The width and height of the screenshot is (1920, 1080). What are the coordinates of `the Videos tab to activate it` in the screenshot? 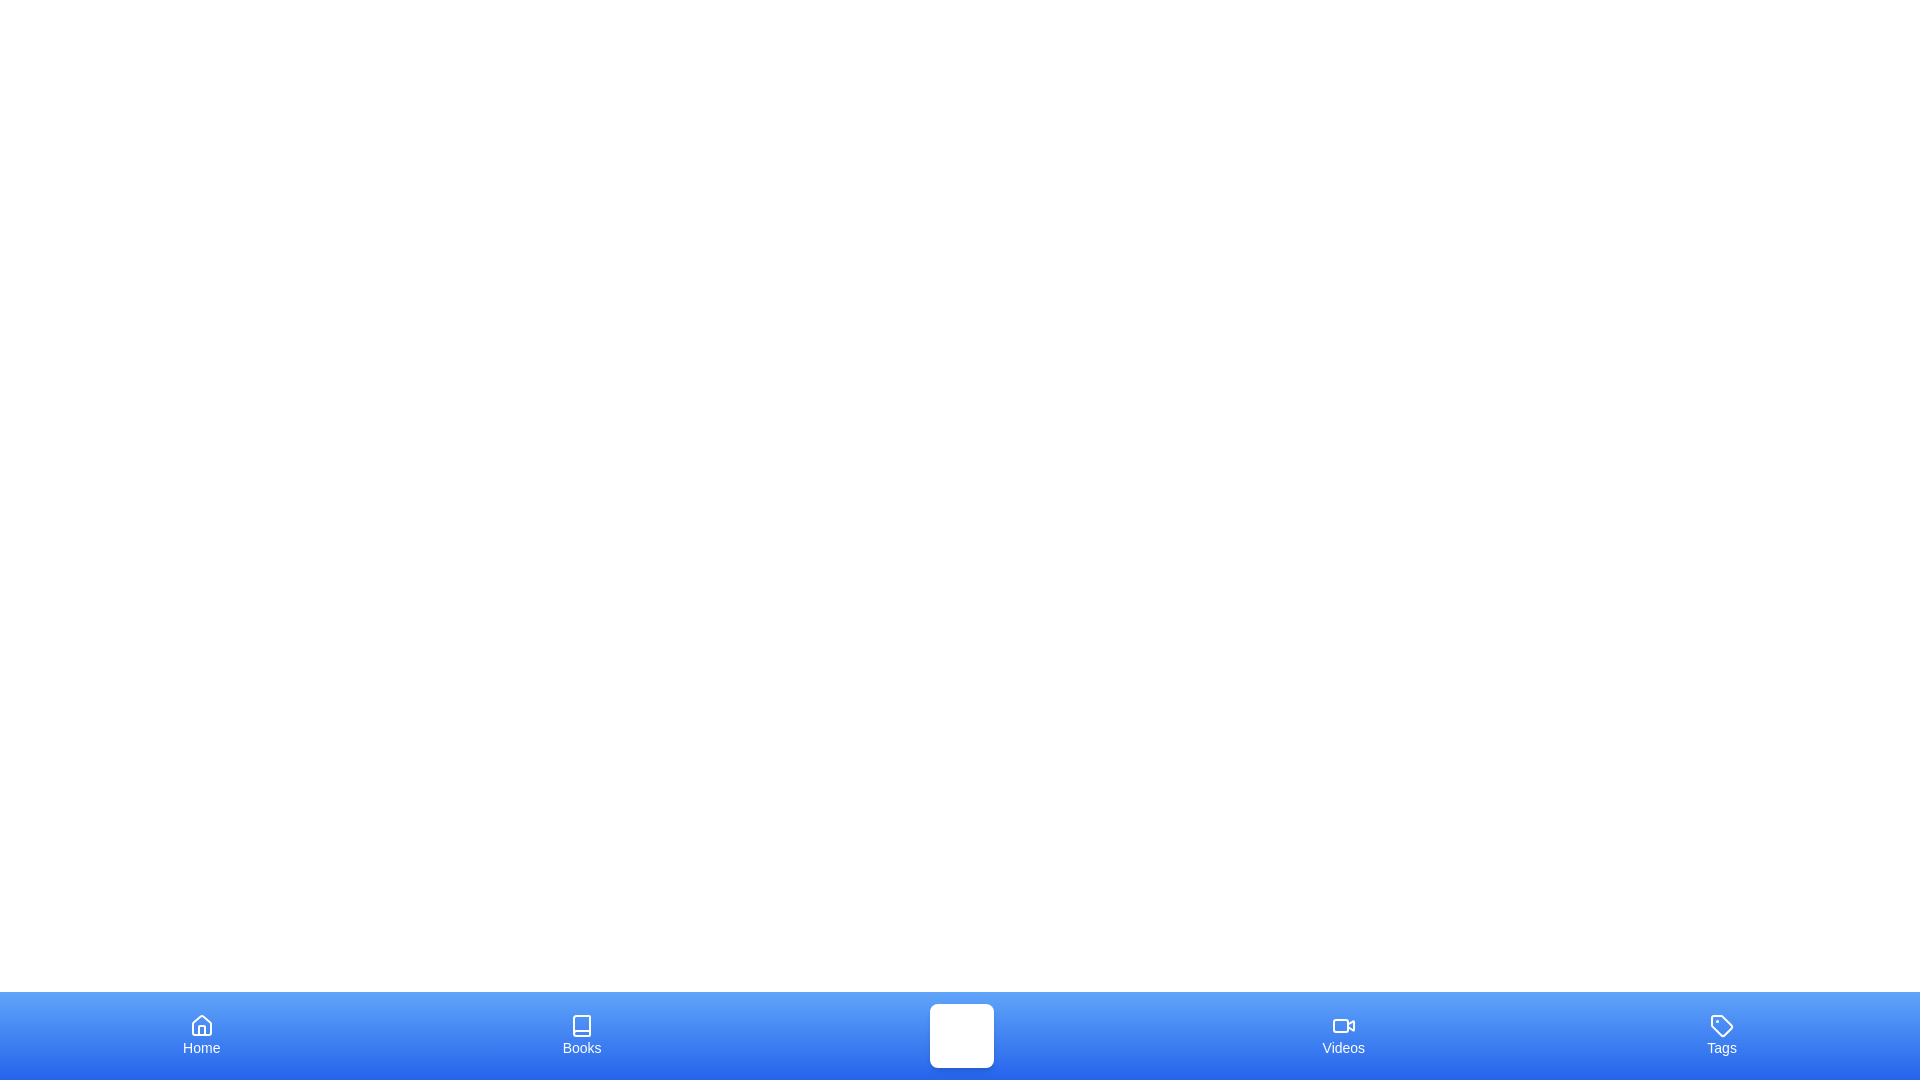 It's located at (1343, 1035).